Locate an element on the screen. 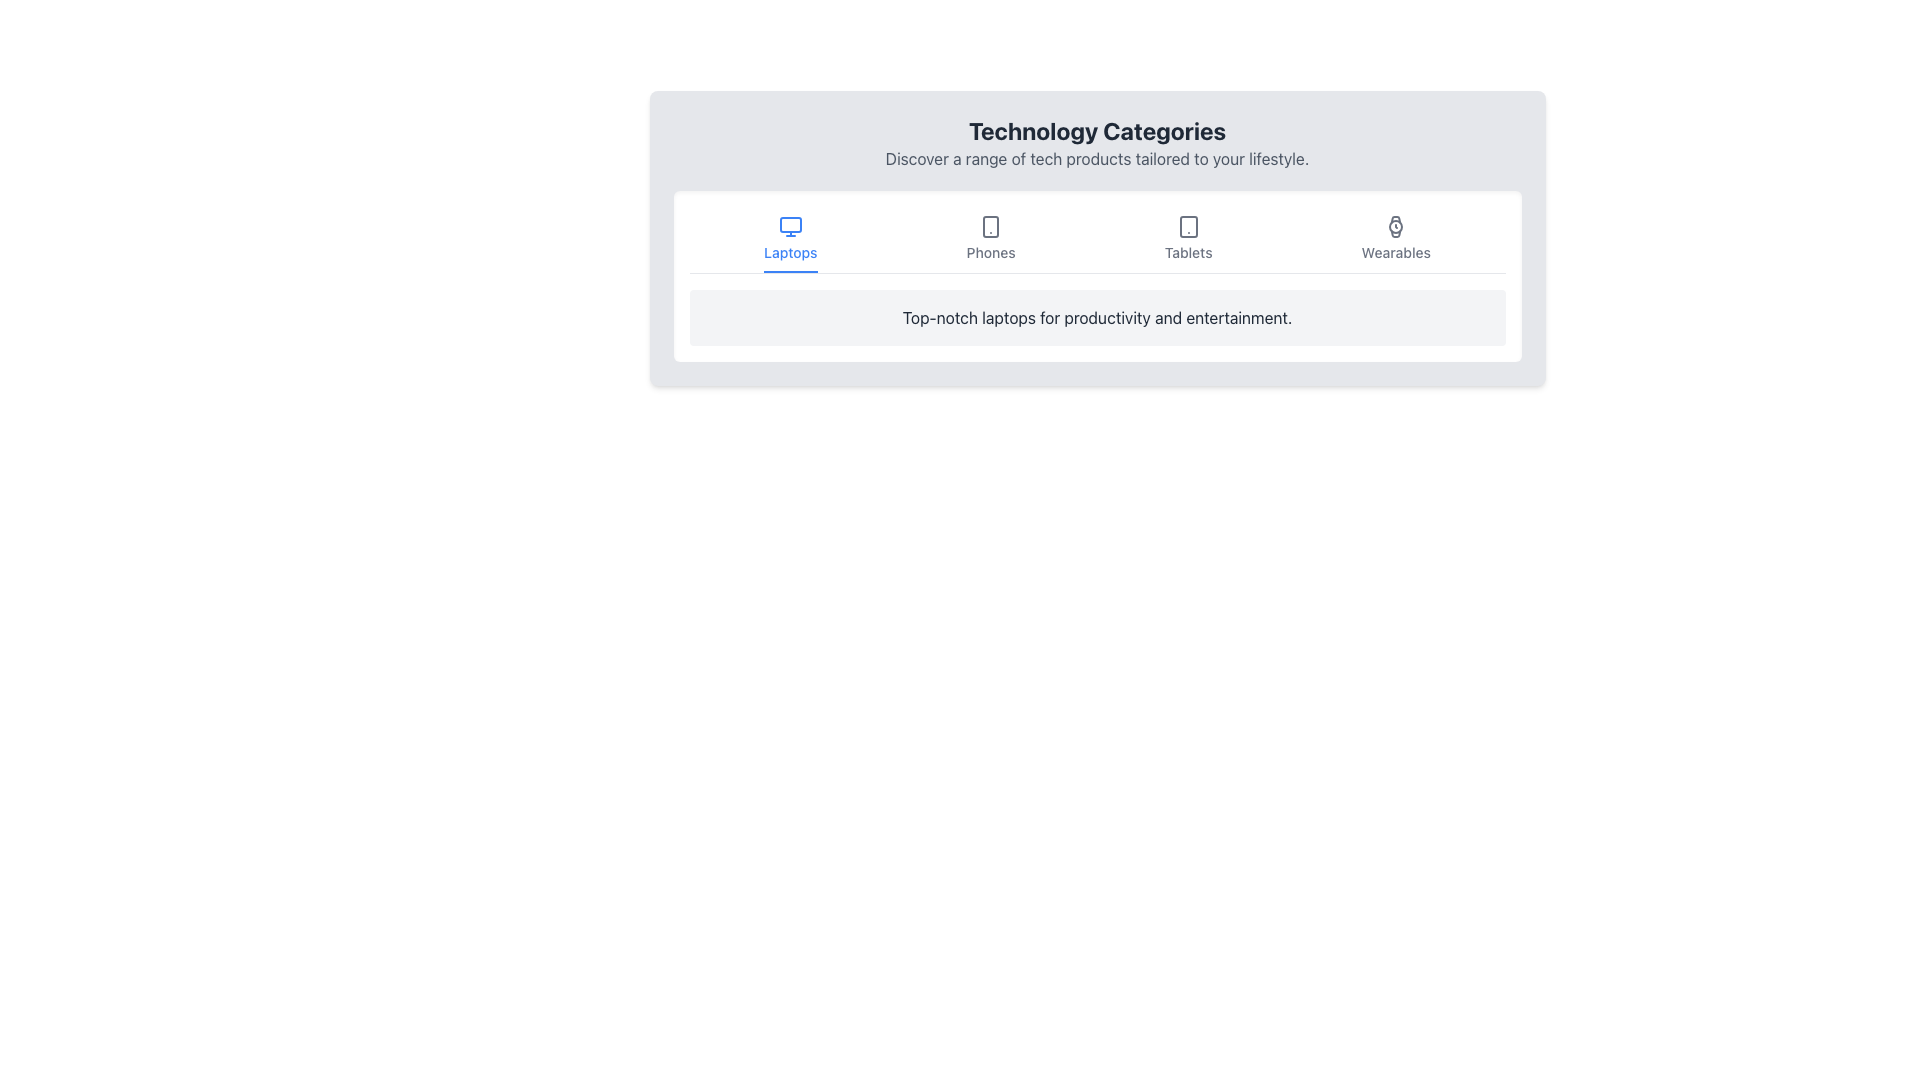 The height and width of the screenshot is (1080, 1920). the larger category button that encompasses the smartphone icon, which is the second icon from the left in the horizontal menu layout for technology products is located at coordinates (991, 226).